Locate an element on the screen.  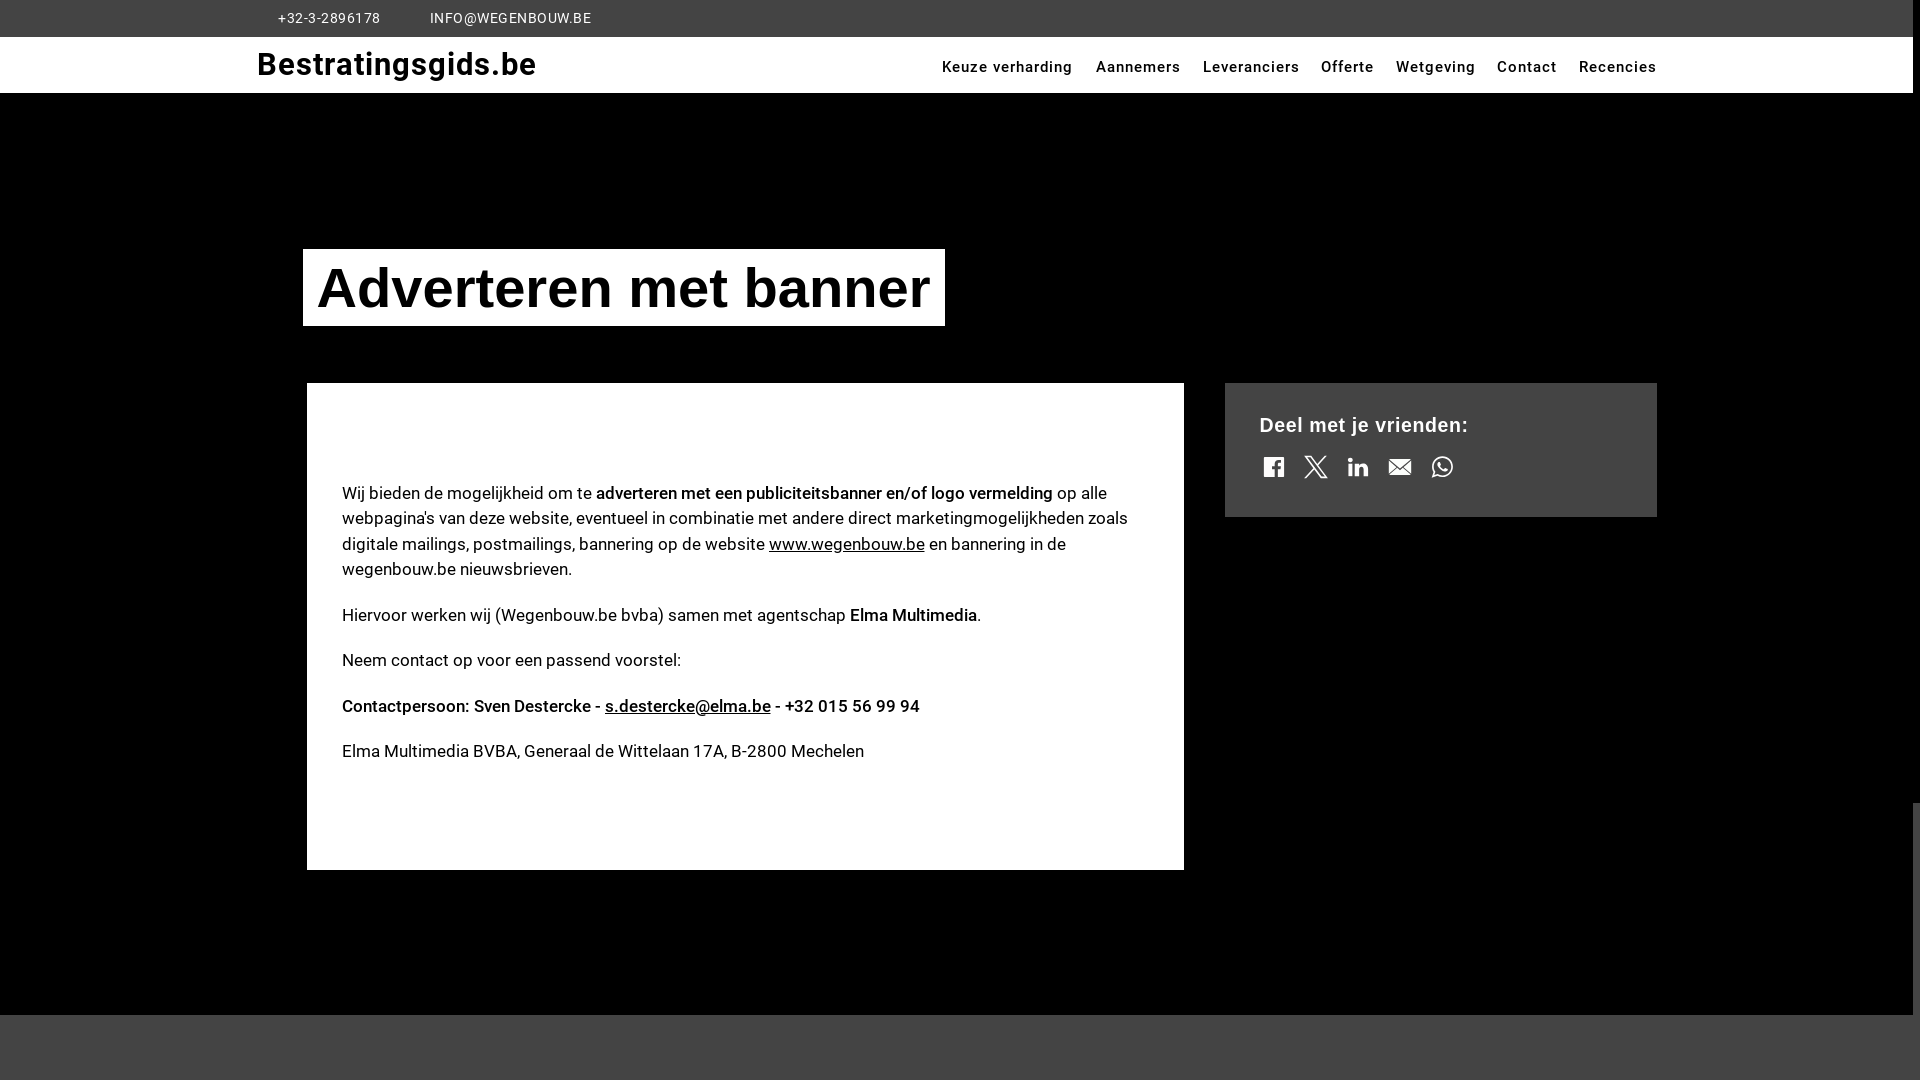
'www.wegenbouw.be' is located at coordinates (767, 544).